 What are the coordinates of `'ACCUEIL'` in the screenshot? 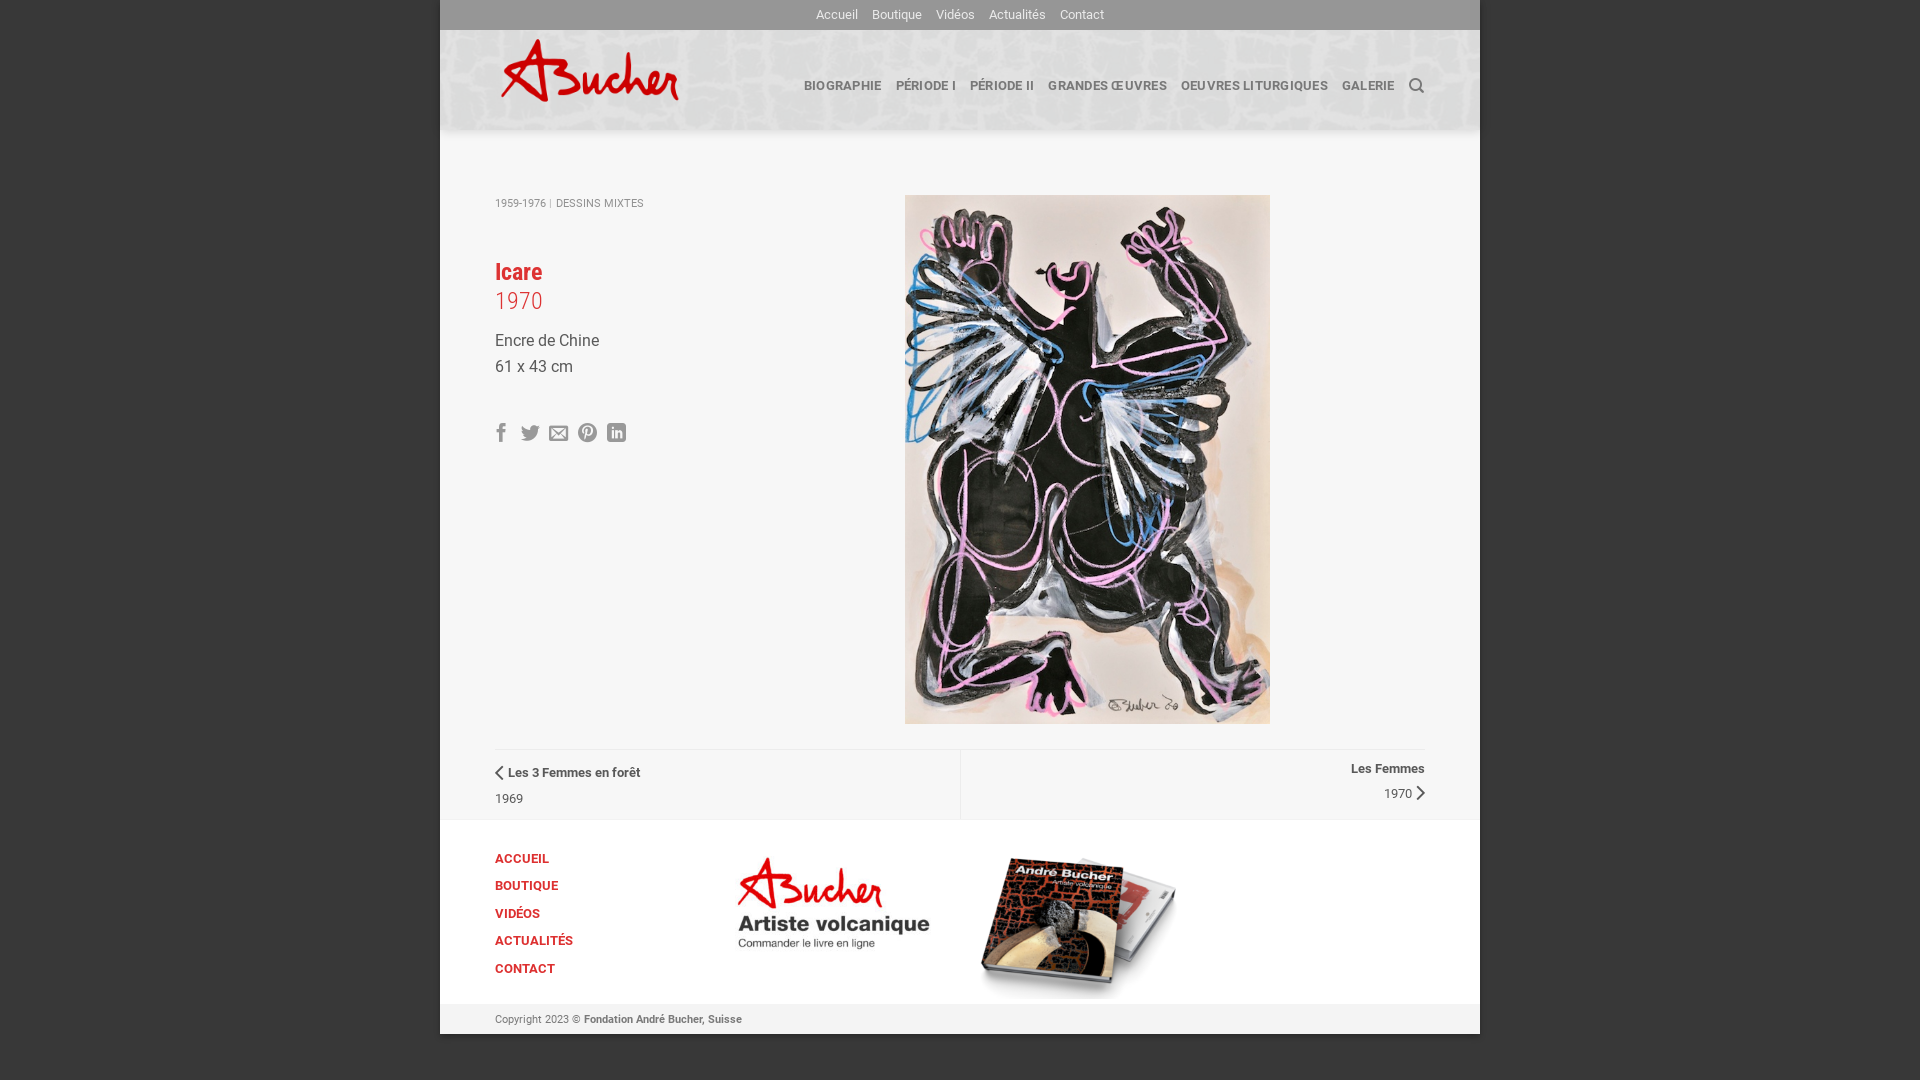 It's located at (494, 858).